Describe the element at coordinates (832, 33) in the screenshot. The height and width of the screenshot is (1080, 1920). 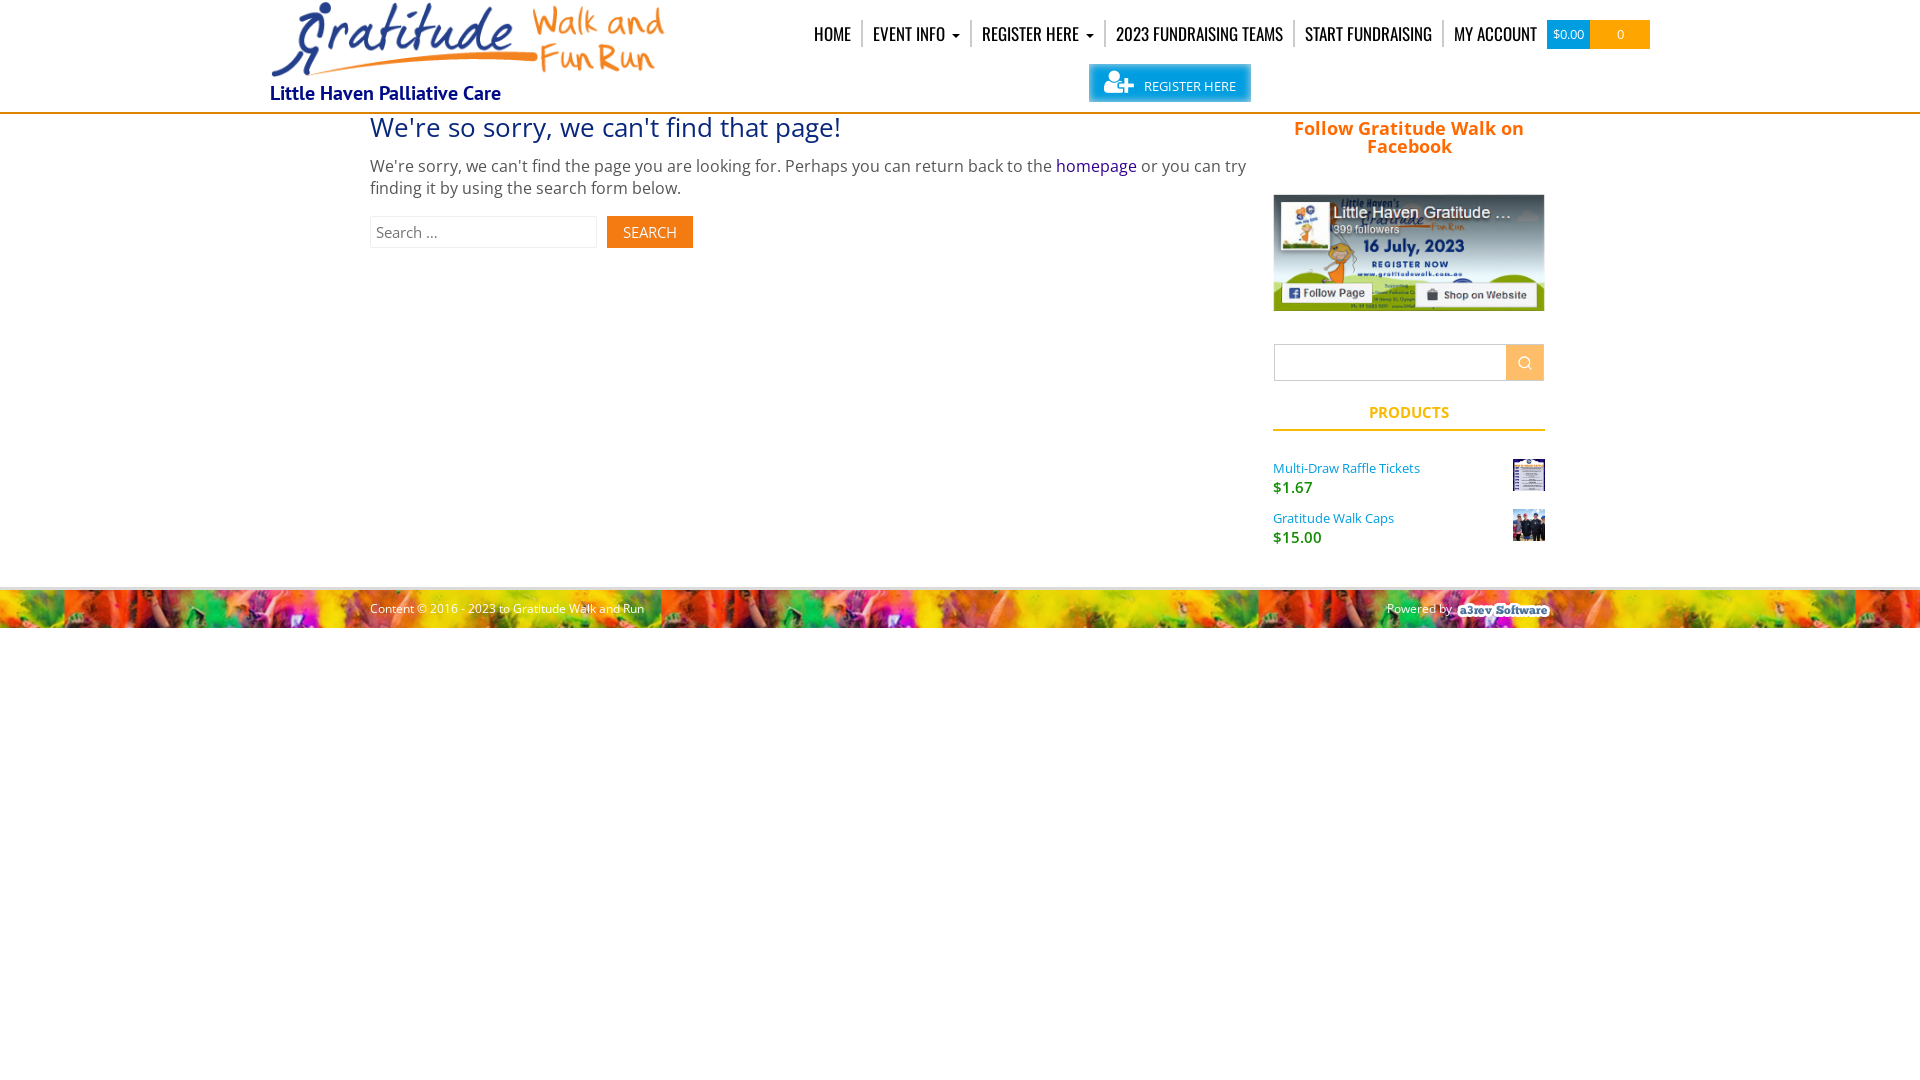
I see `'HOME'` at that location.